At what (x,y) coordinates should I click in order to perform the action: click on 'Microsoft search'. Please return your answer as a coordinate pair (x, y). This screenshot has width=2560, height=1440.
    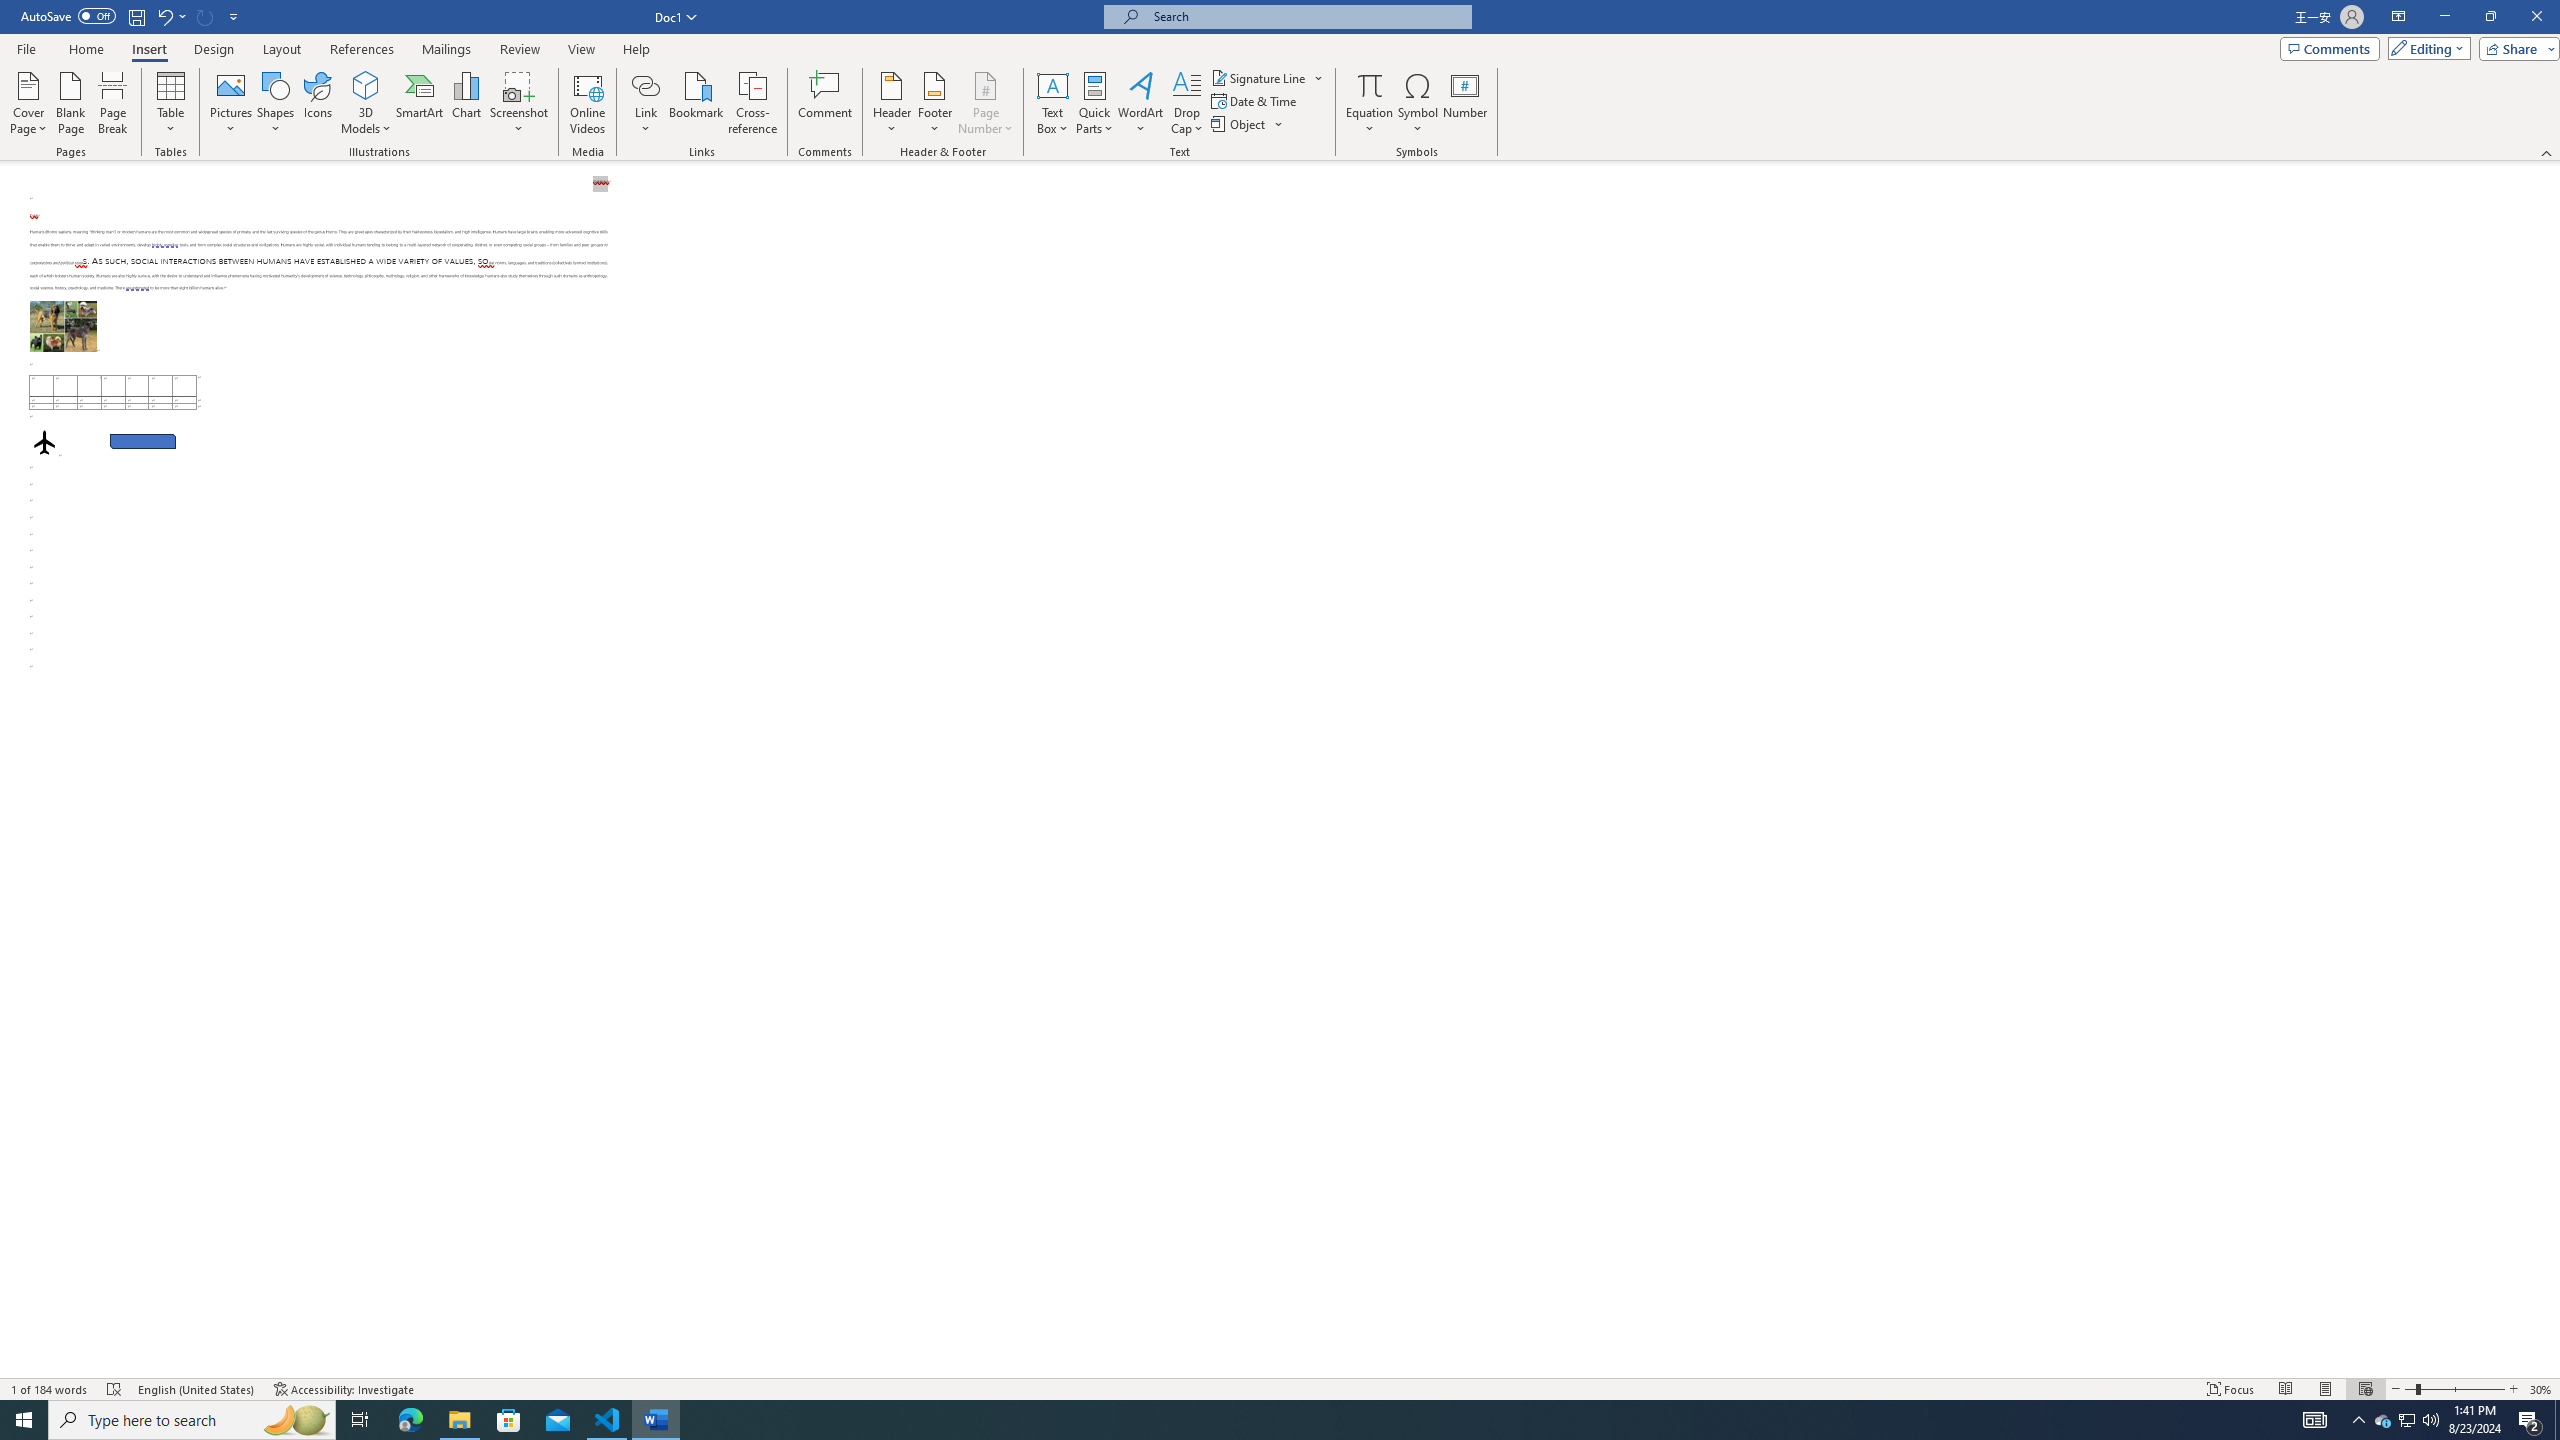
    Looking at the image, I should click on (1304, 16).